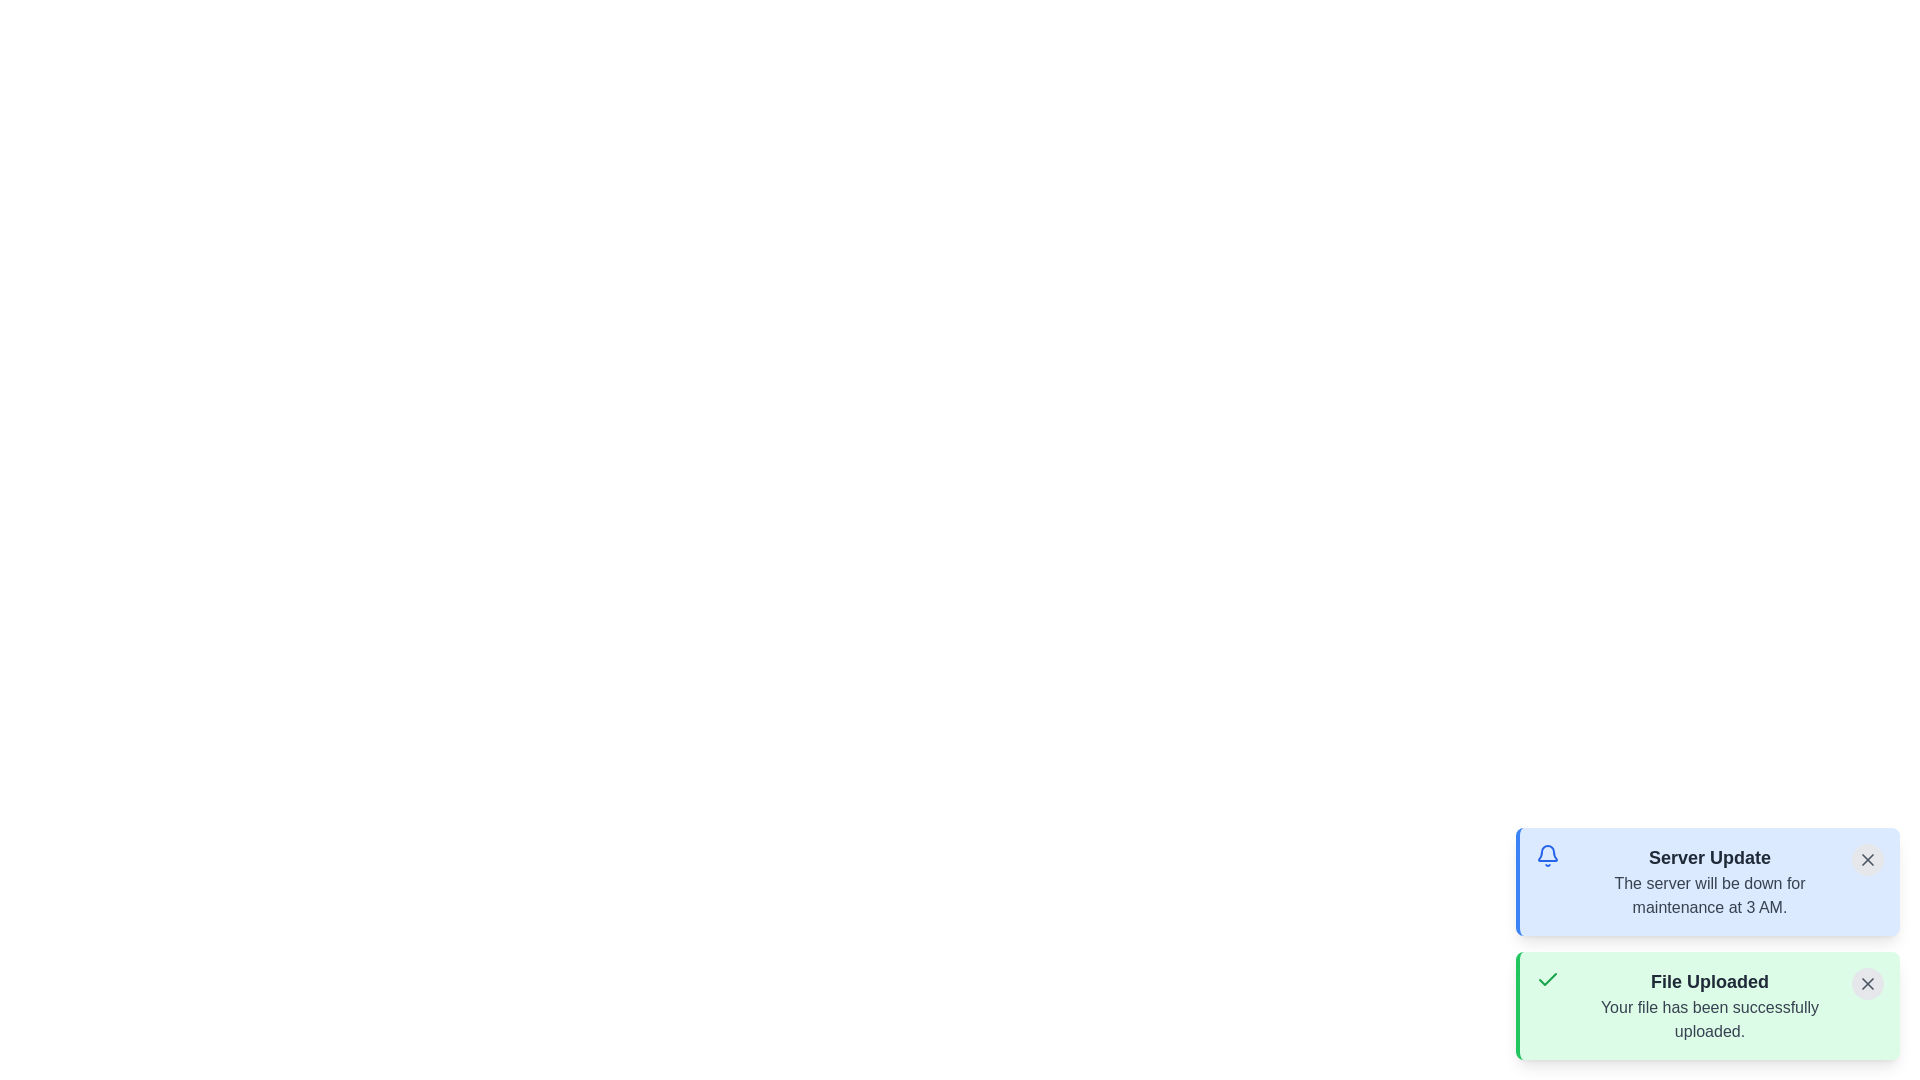 This screenshot has height=1080, width=1920. Describe the element at coordinates (1708, 894) in the screenshot. I see `the text label that displays the message 'The server will be down for maintenance at 3 AM.' located in the notification card under the title 'Server Update'` at that location.